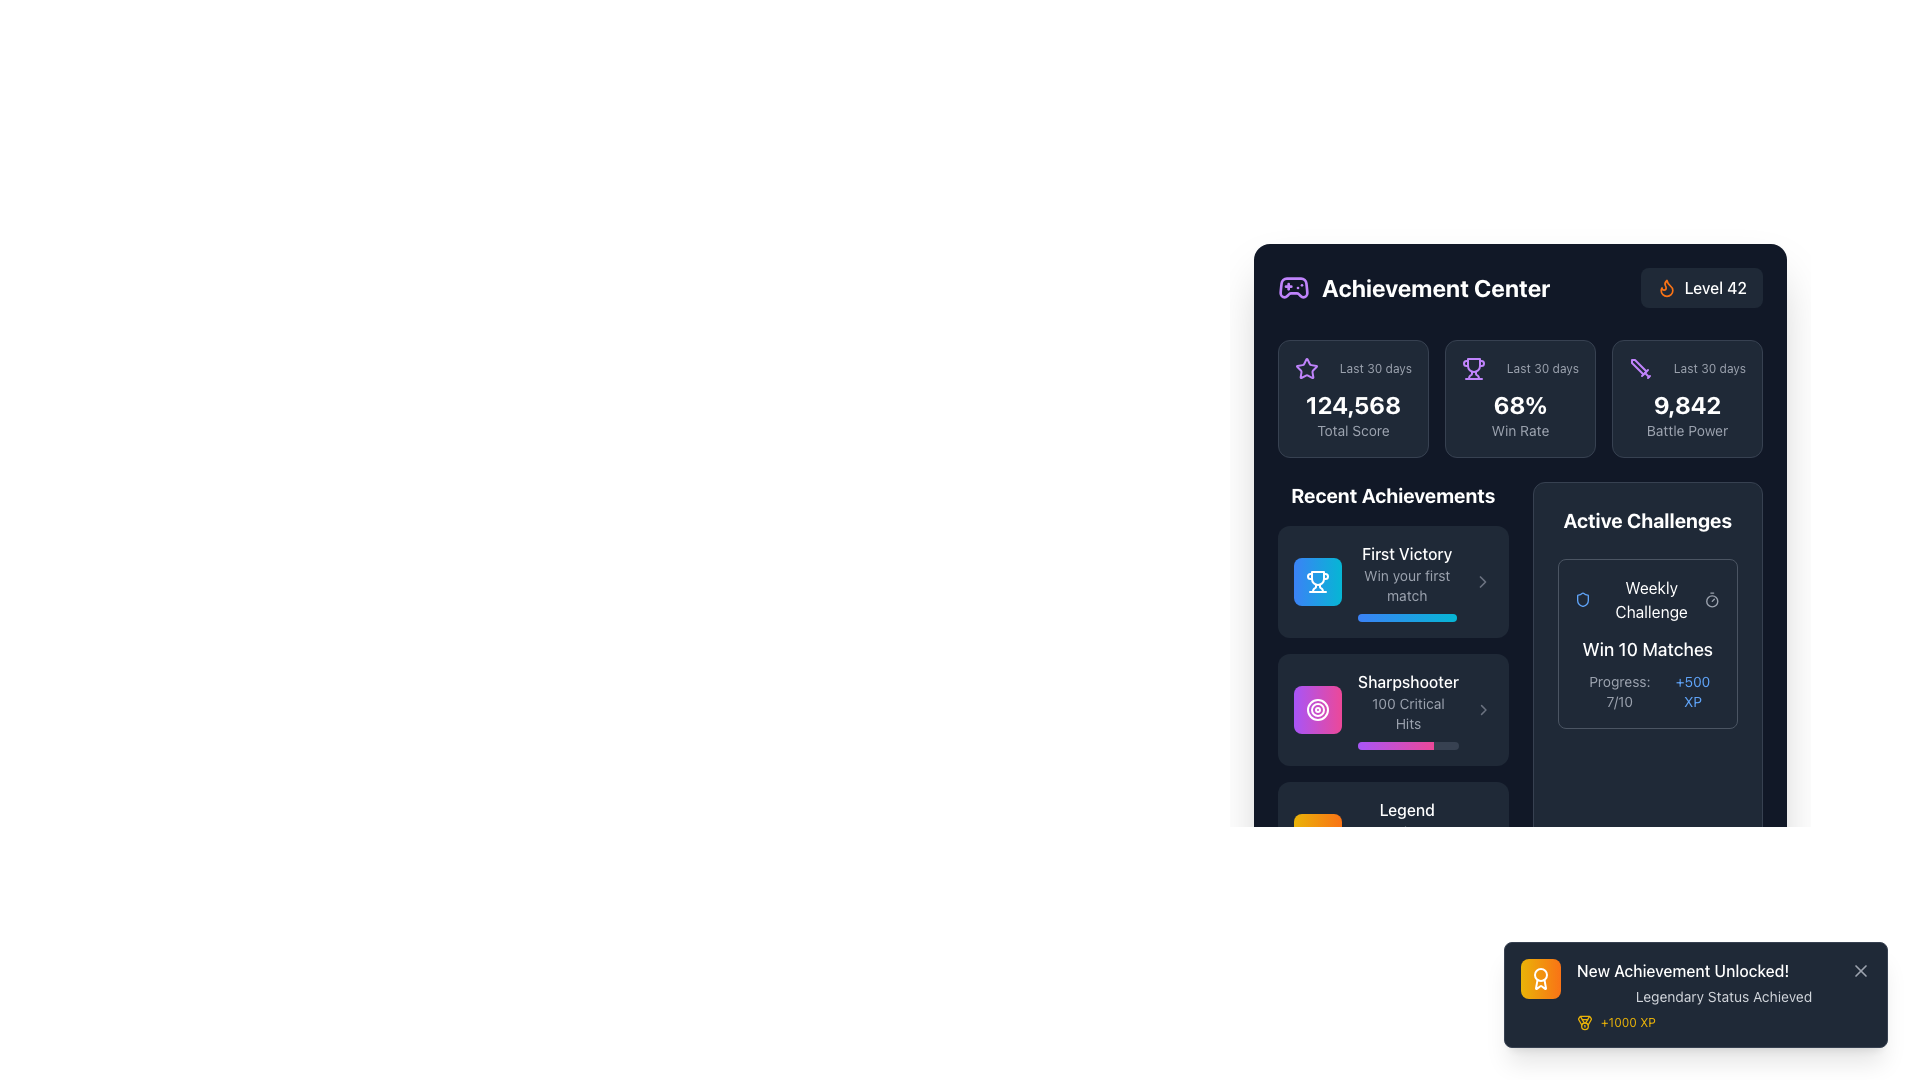 Image resolution: width=1920 pixels, height=1080 pixels. What do you see at coordinates (1539, 978) in the screenshot?
I see `the Icon badge representing an achievement-related update located in the notification panel at the bottom-right corner of the interface, adjacent to the notification text 'New Achievement Unlocked!'` at bounding box center [1539, 978].